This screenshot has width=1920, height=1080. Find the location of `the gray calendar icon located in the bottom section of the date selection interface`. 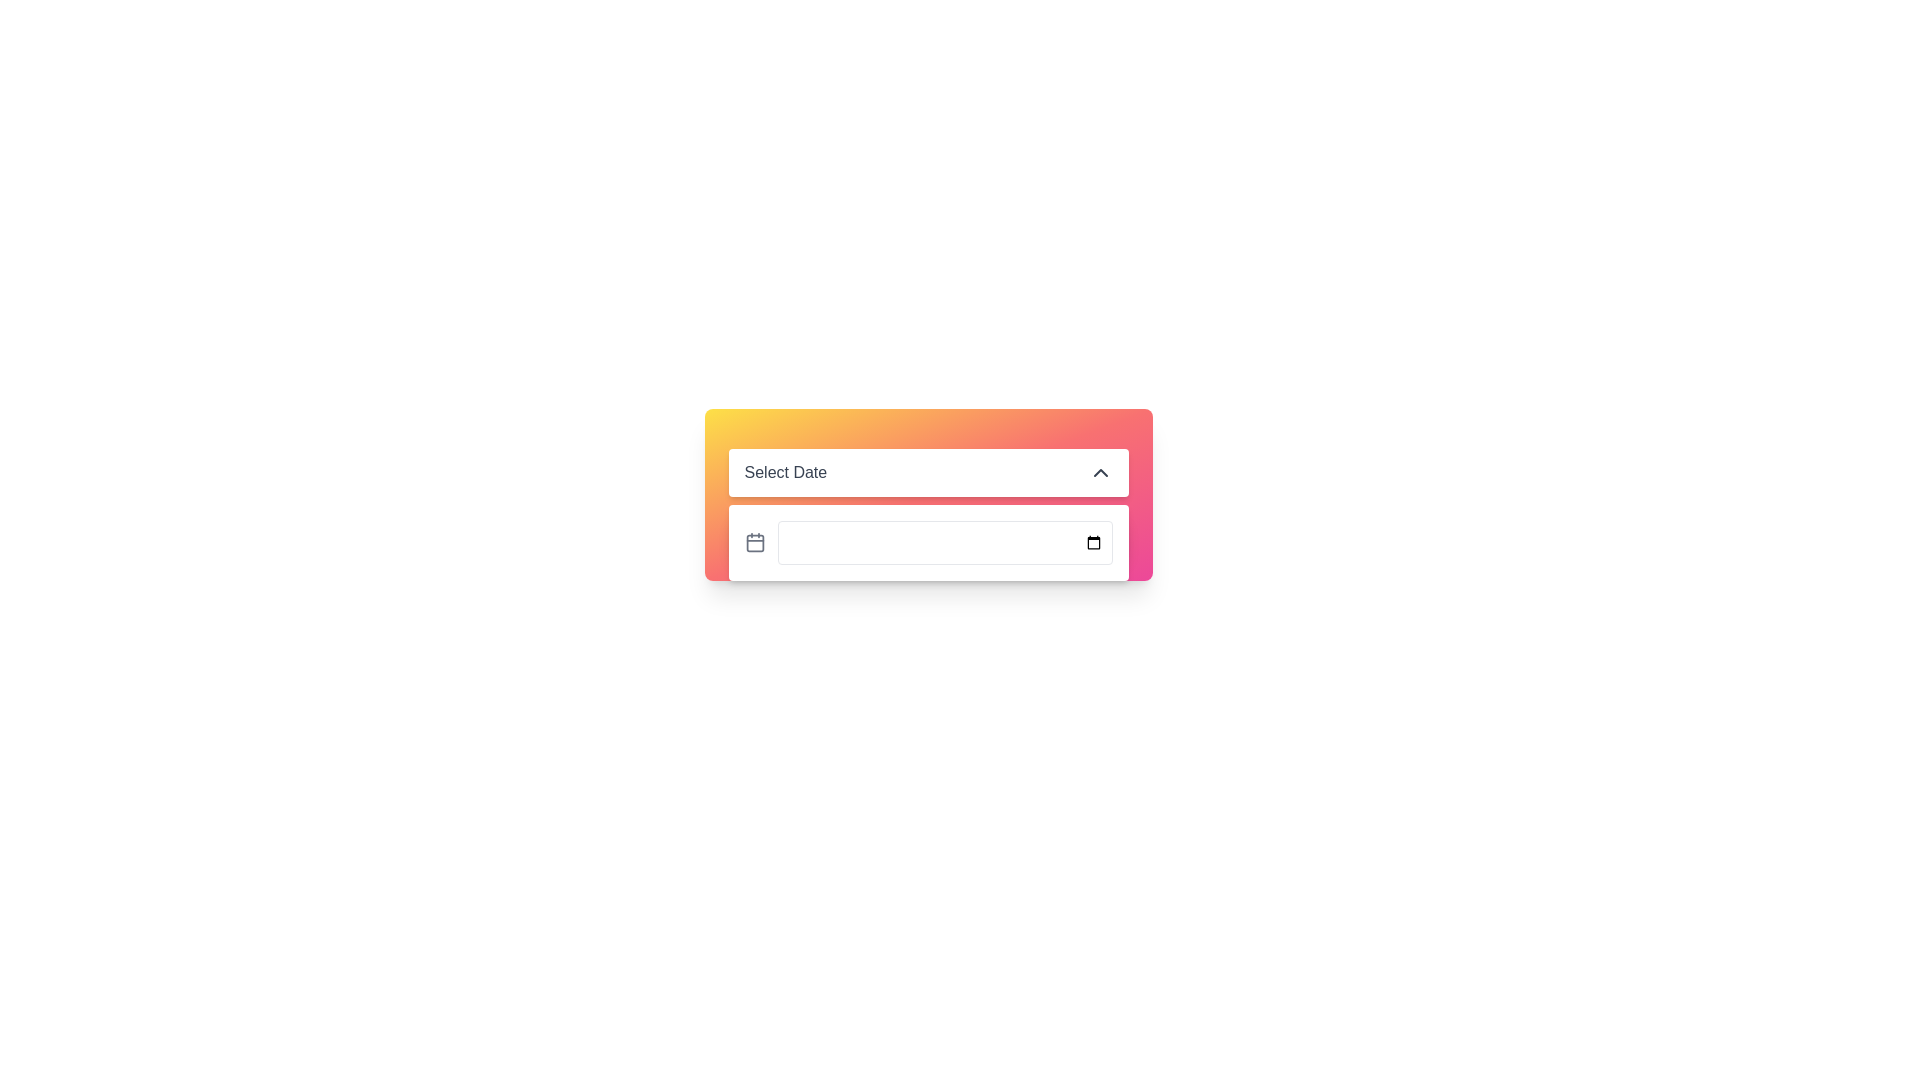

the gray calendar icon located in the bottom section of the date selection interface is located at coordinates (754, 543).